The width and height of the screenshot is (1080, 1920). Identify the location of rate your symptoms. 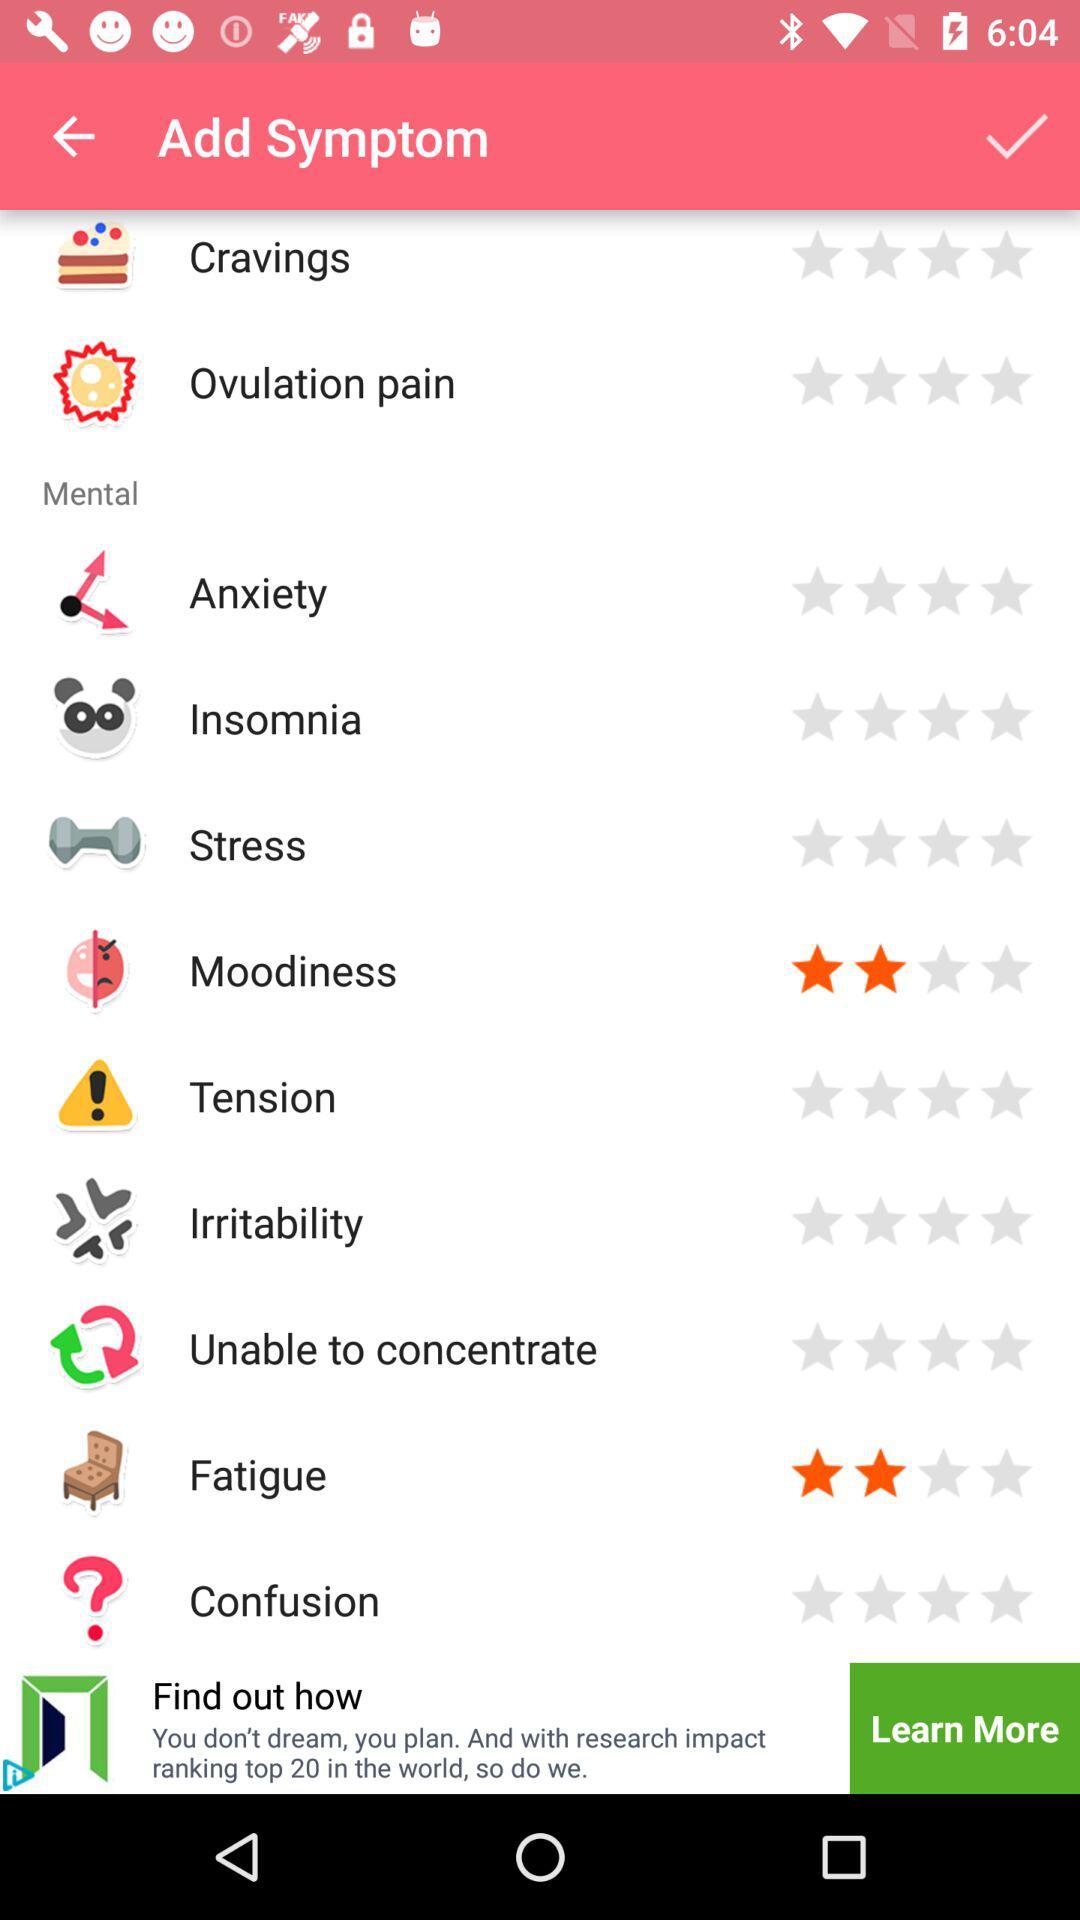
(817, 381).